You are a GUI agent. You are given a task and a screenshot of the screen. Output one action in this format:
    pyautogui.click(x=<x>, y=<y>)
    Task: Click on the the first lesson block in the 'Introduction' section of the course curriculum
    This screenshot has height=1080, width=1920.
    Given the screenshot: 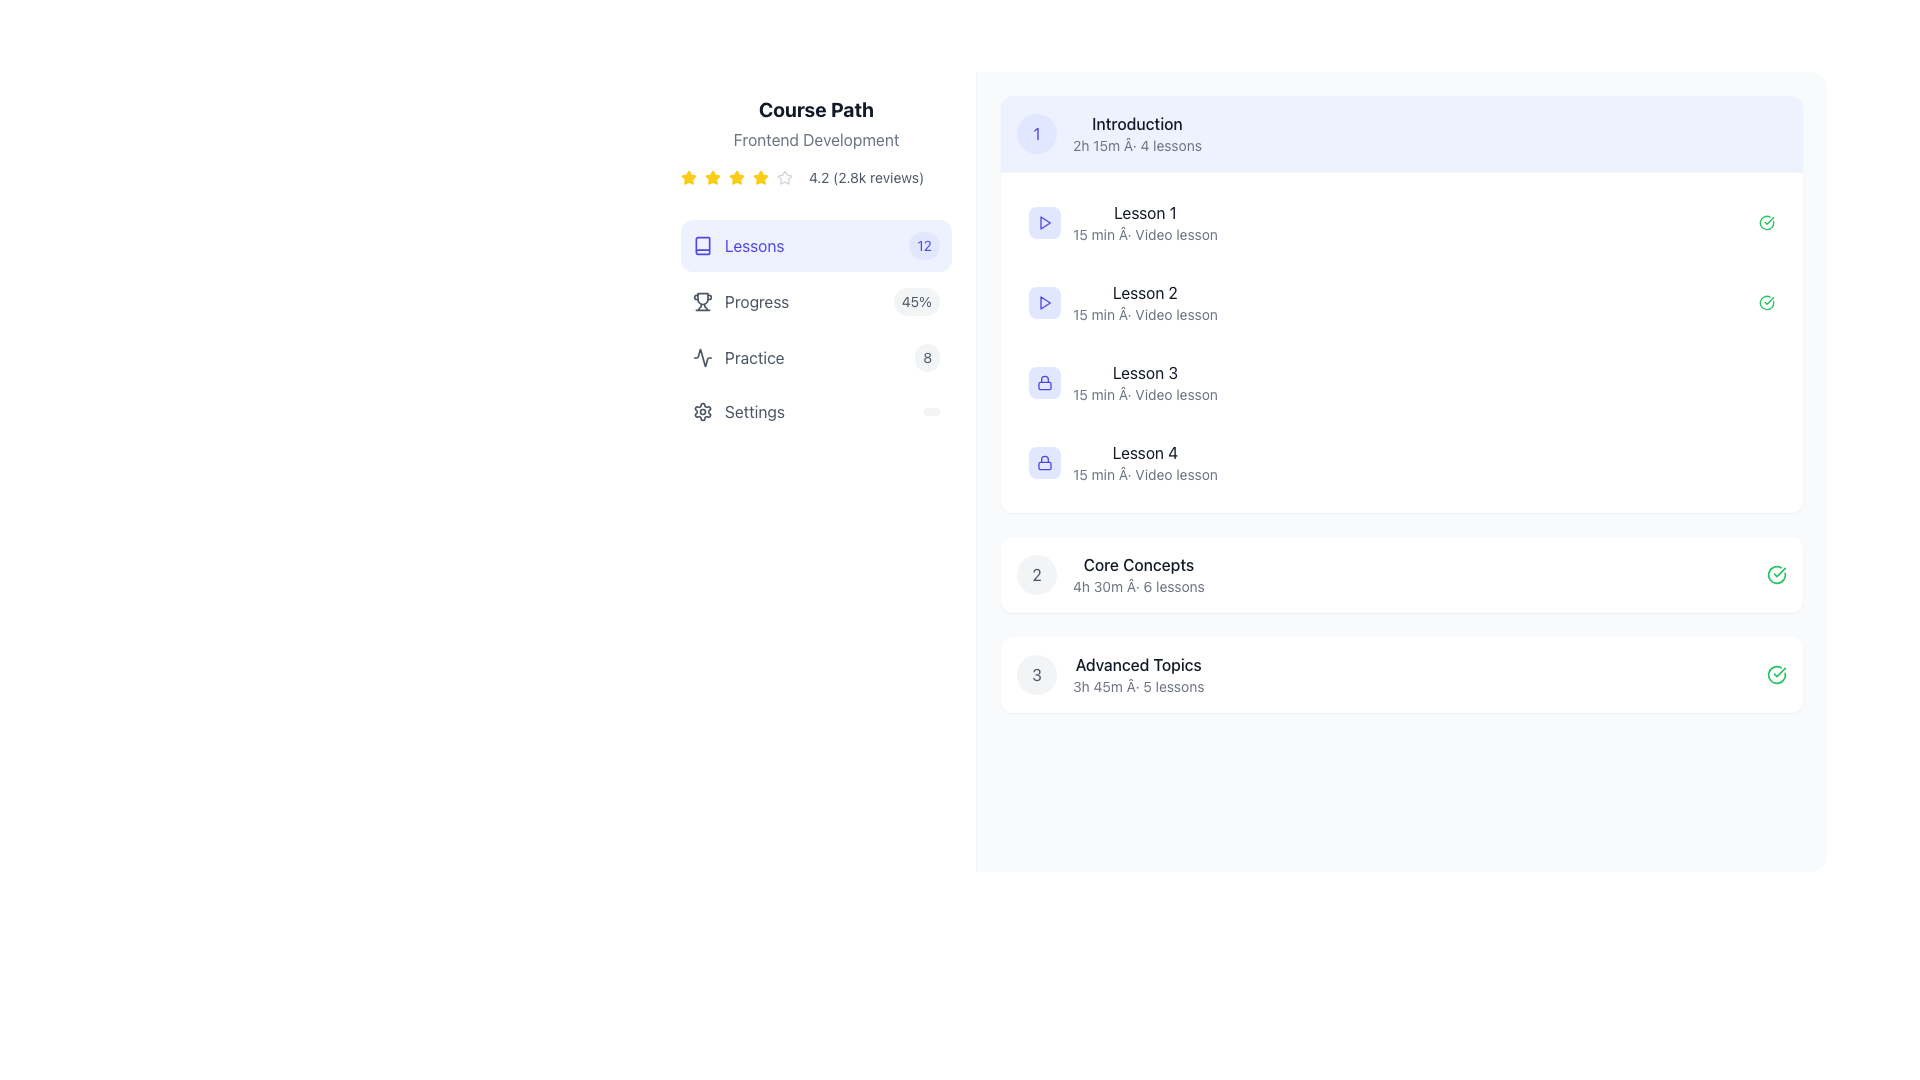 What is the action you would take?
    pyautogui.click(x=1400, y=223)
    